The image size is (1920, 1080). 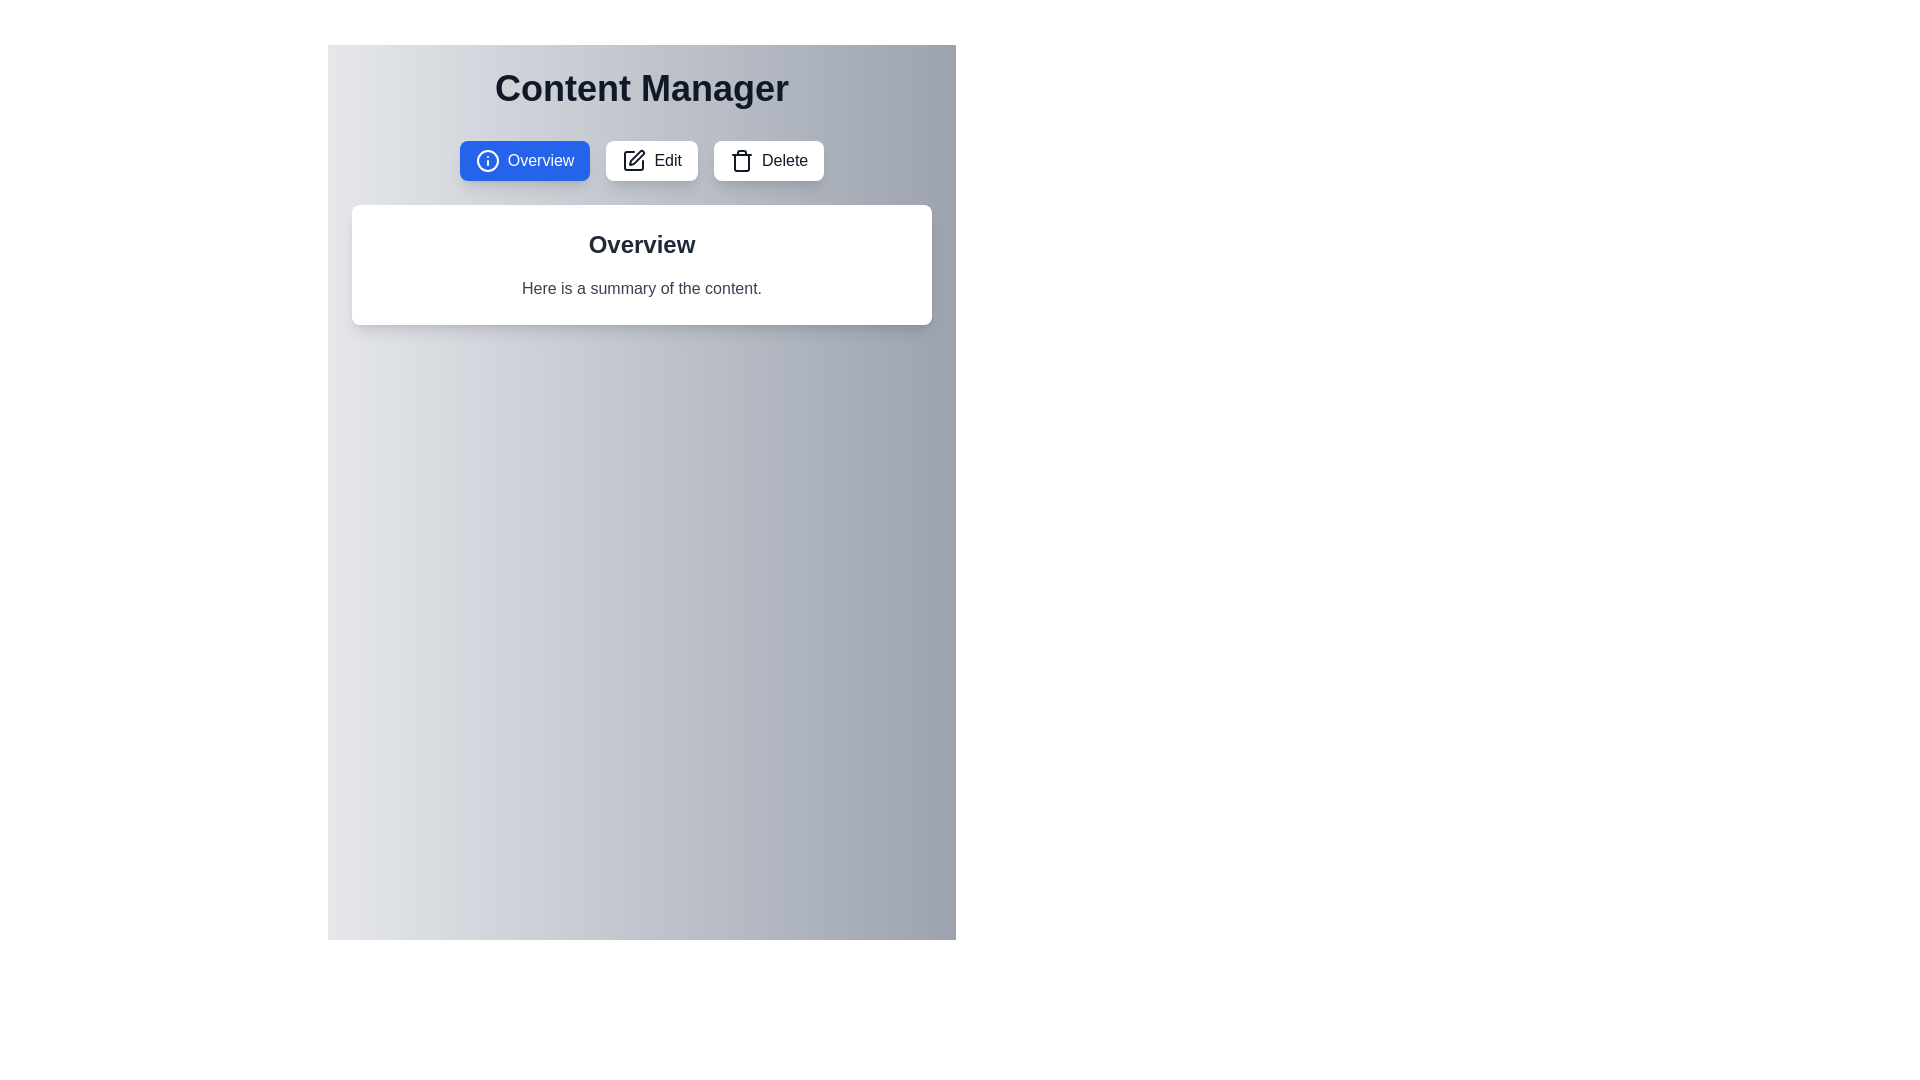 I want to click on the Overview button, so click(x=524, y=160).